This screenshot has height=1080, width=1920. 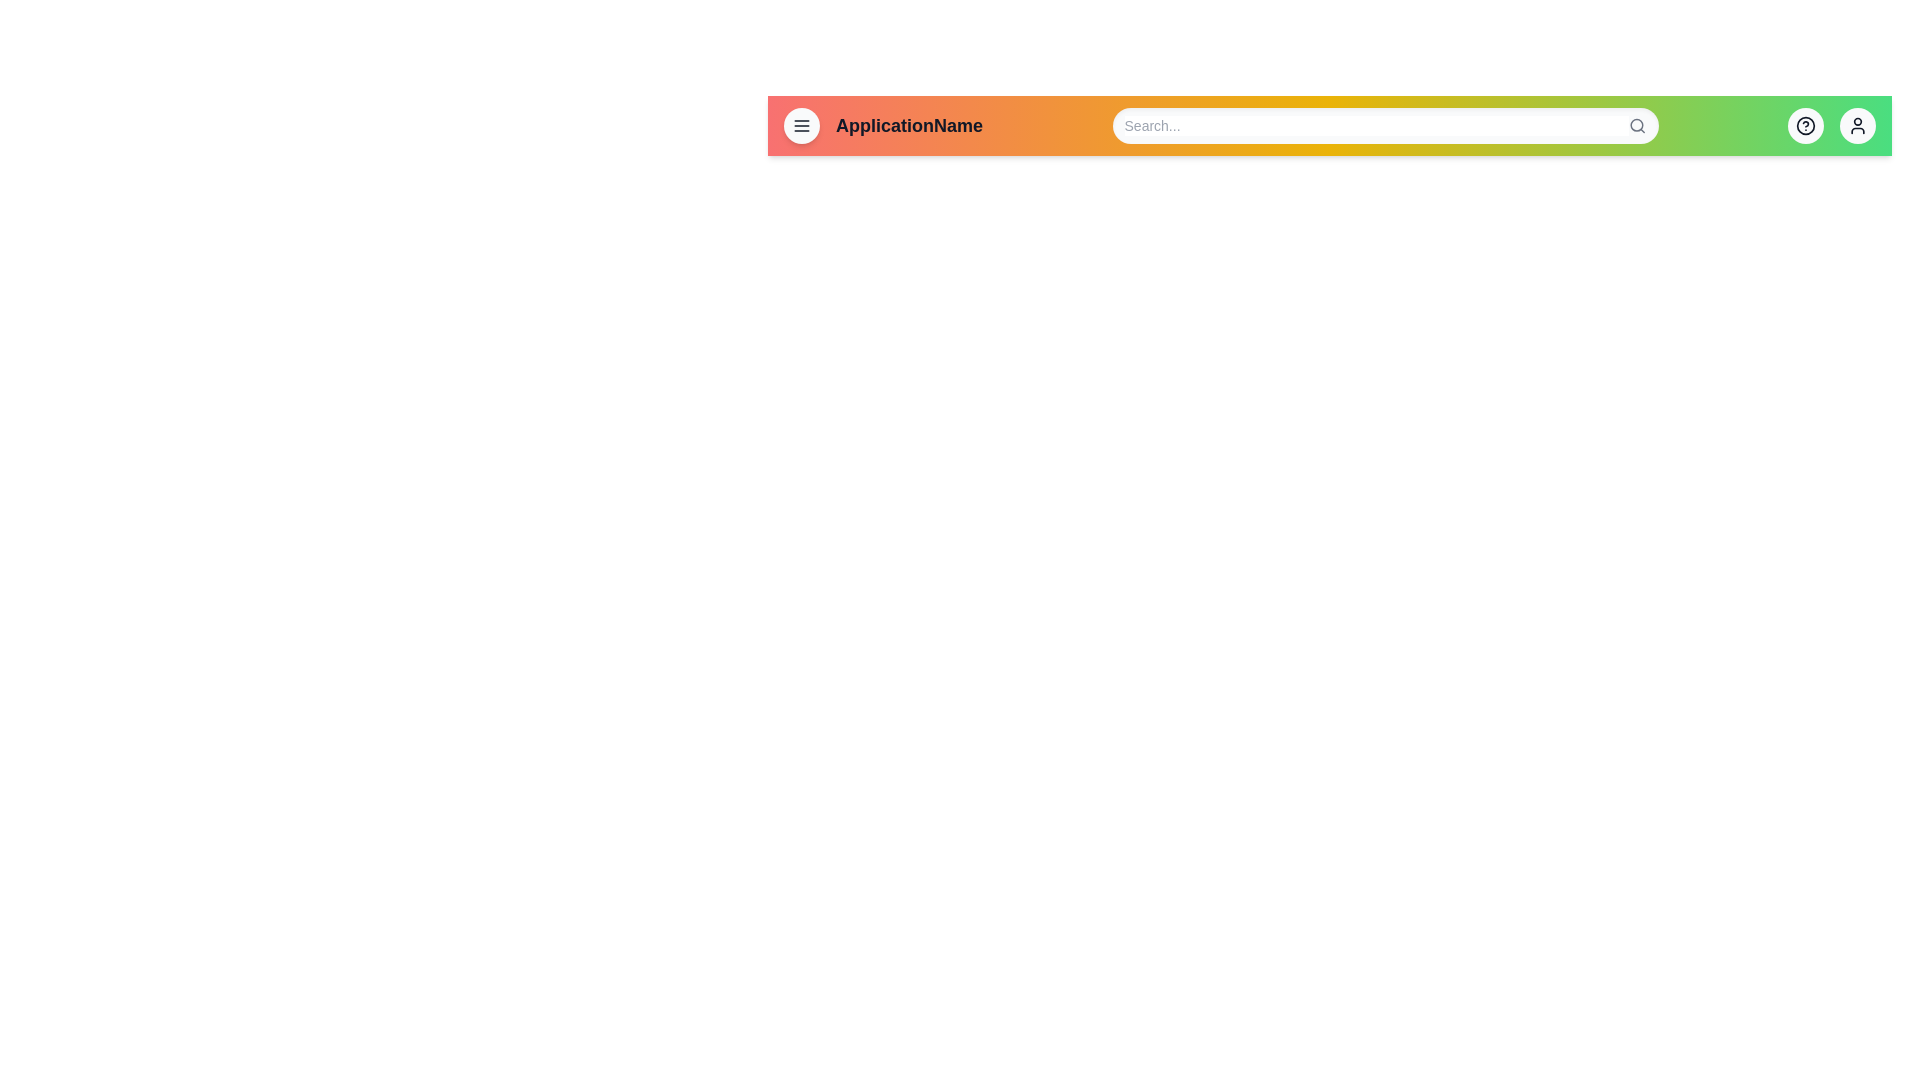 I want to click on the background of the app bar, so click(x=767, y=126).